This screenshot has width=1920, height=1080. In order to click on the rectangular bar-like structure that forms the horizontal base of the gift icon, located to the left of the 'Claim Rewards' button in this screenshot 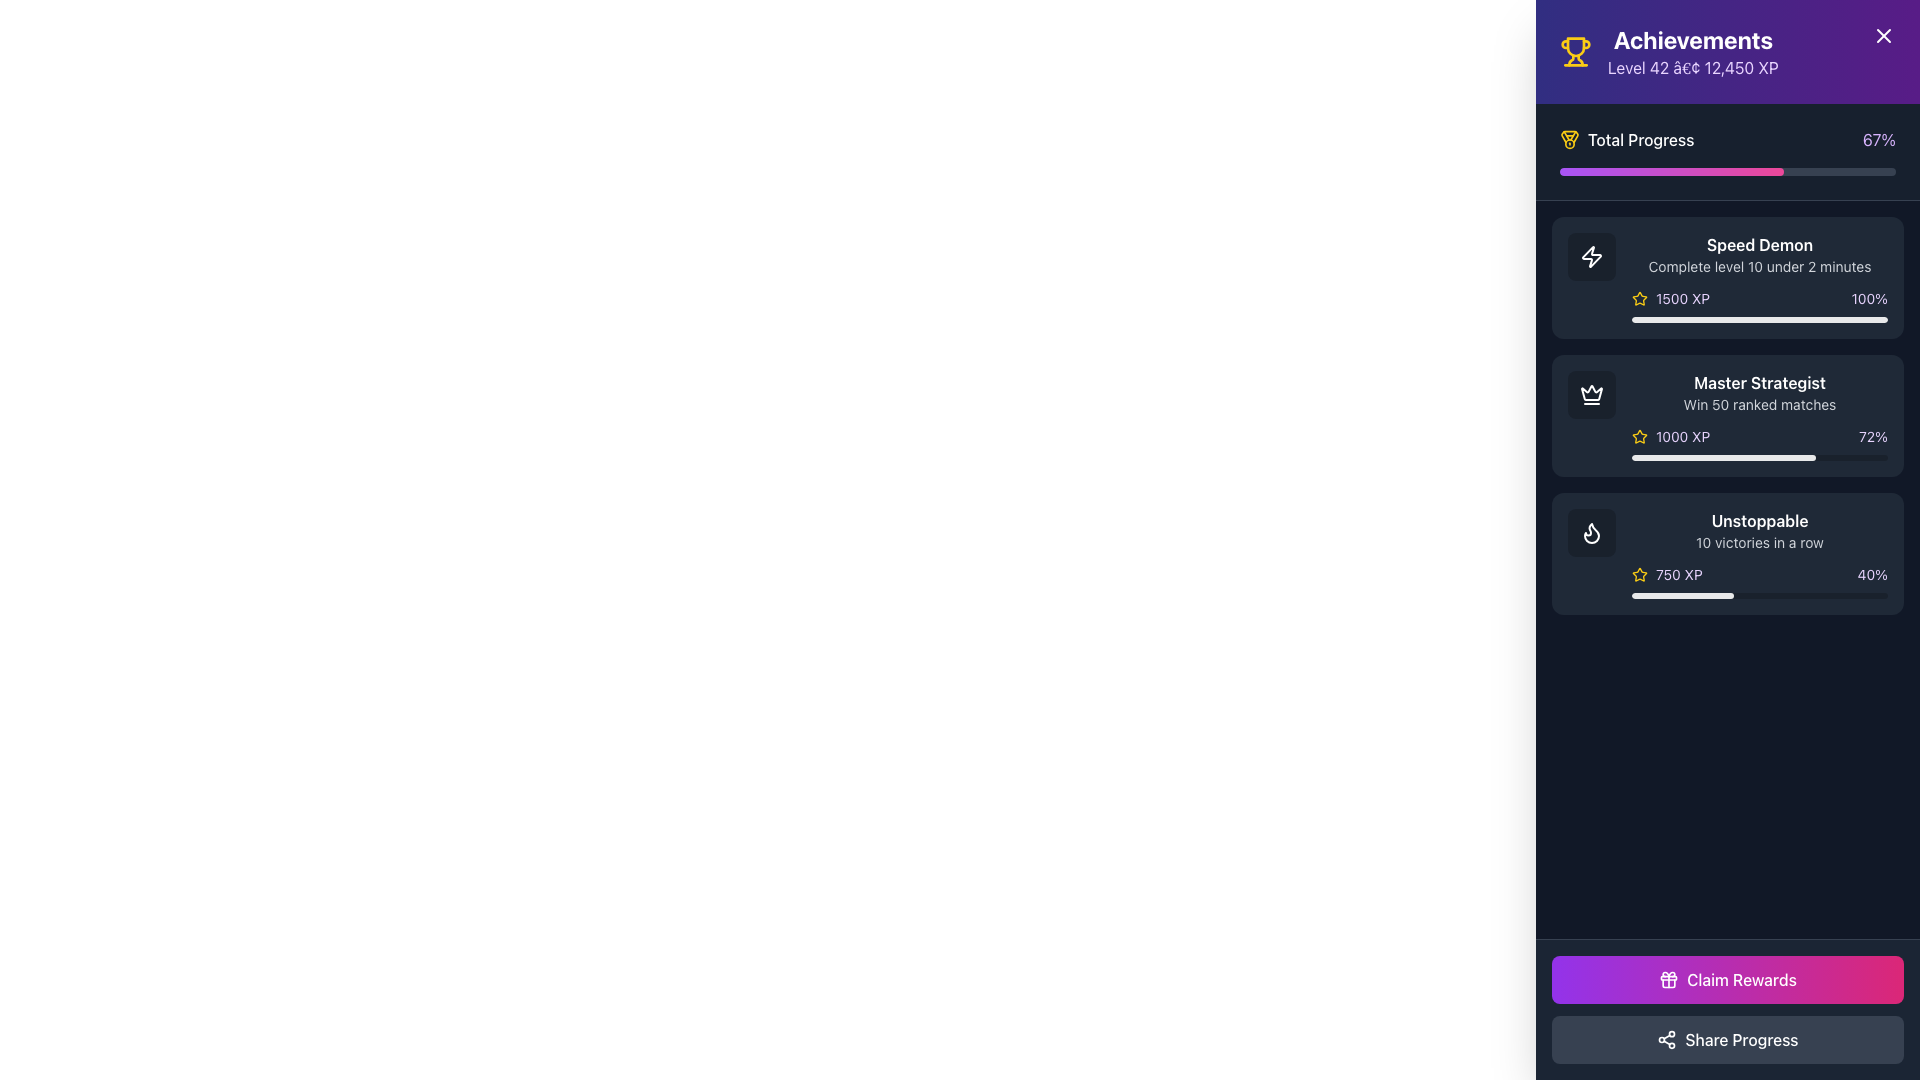, I will do `click(1669, 977)`.